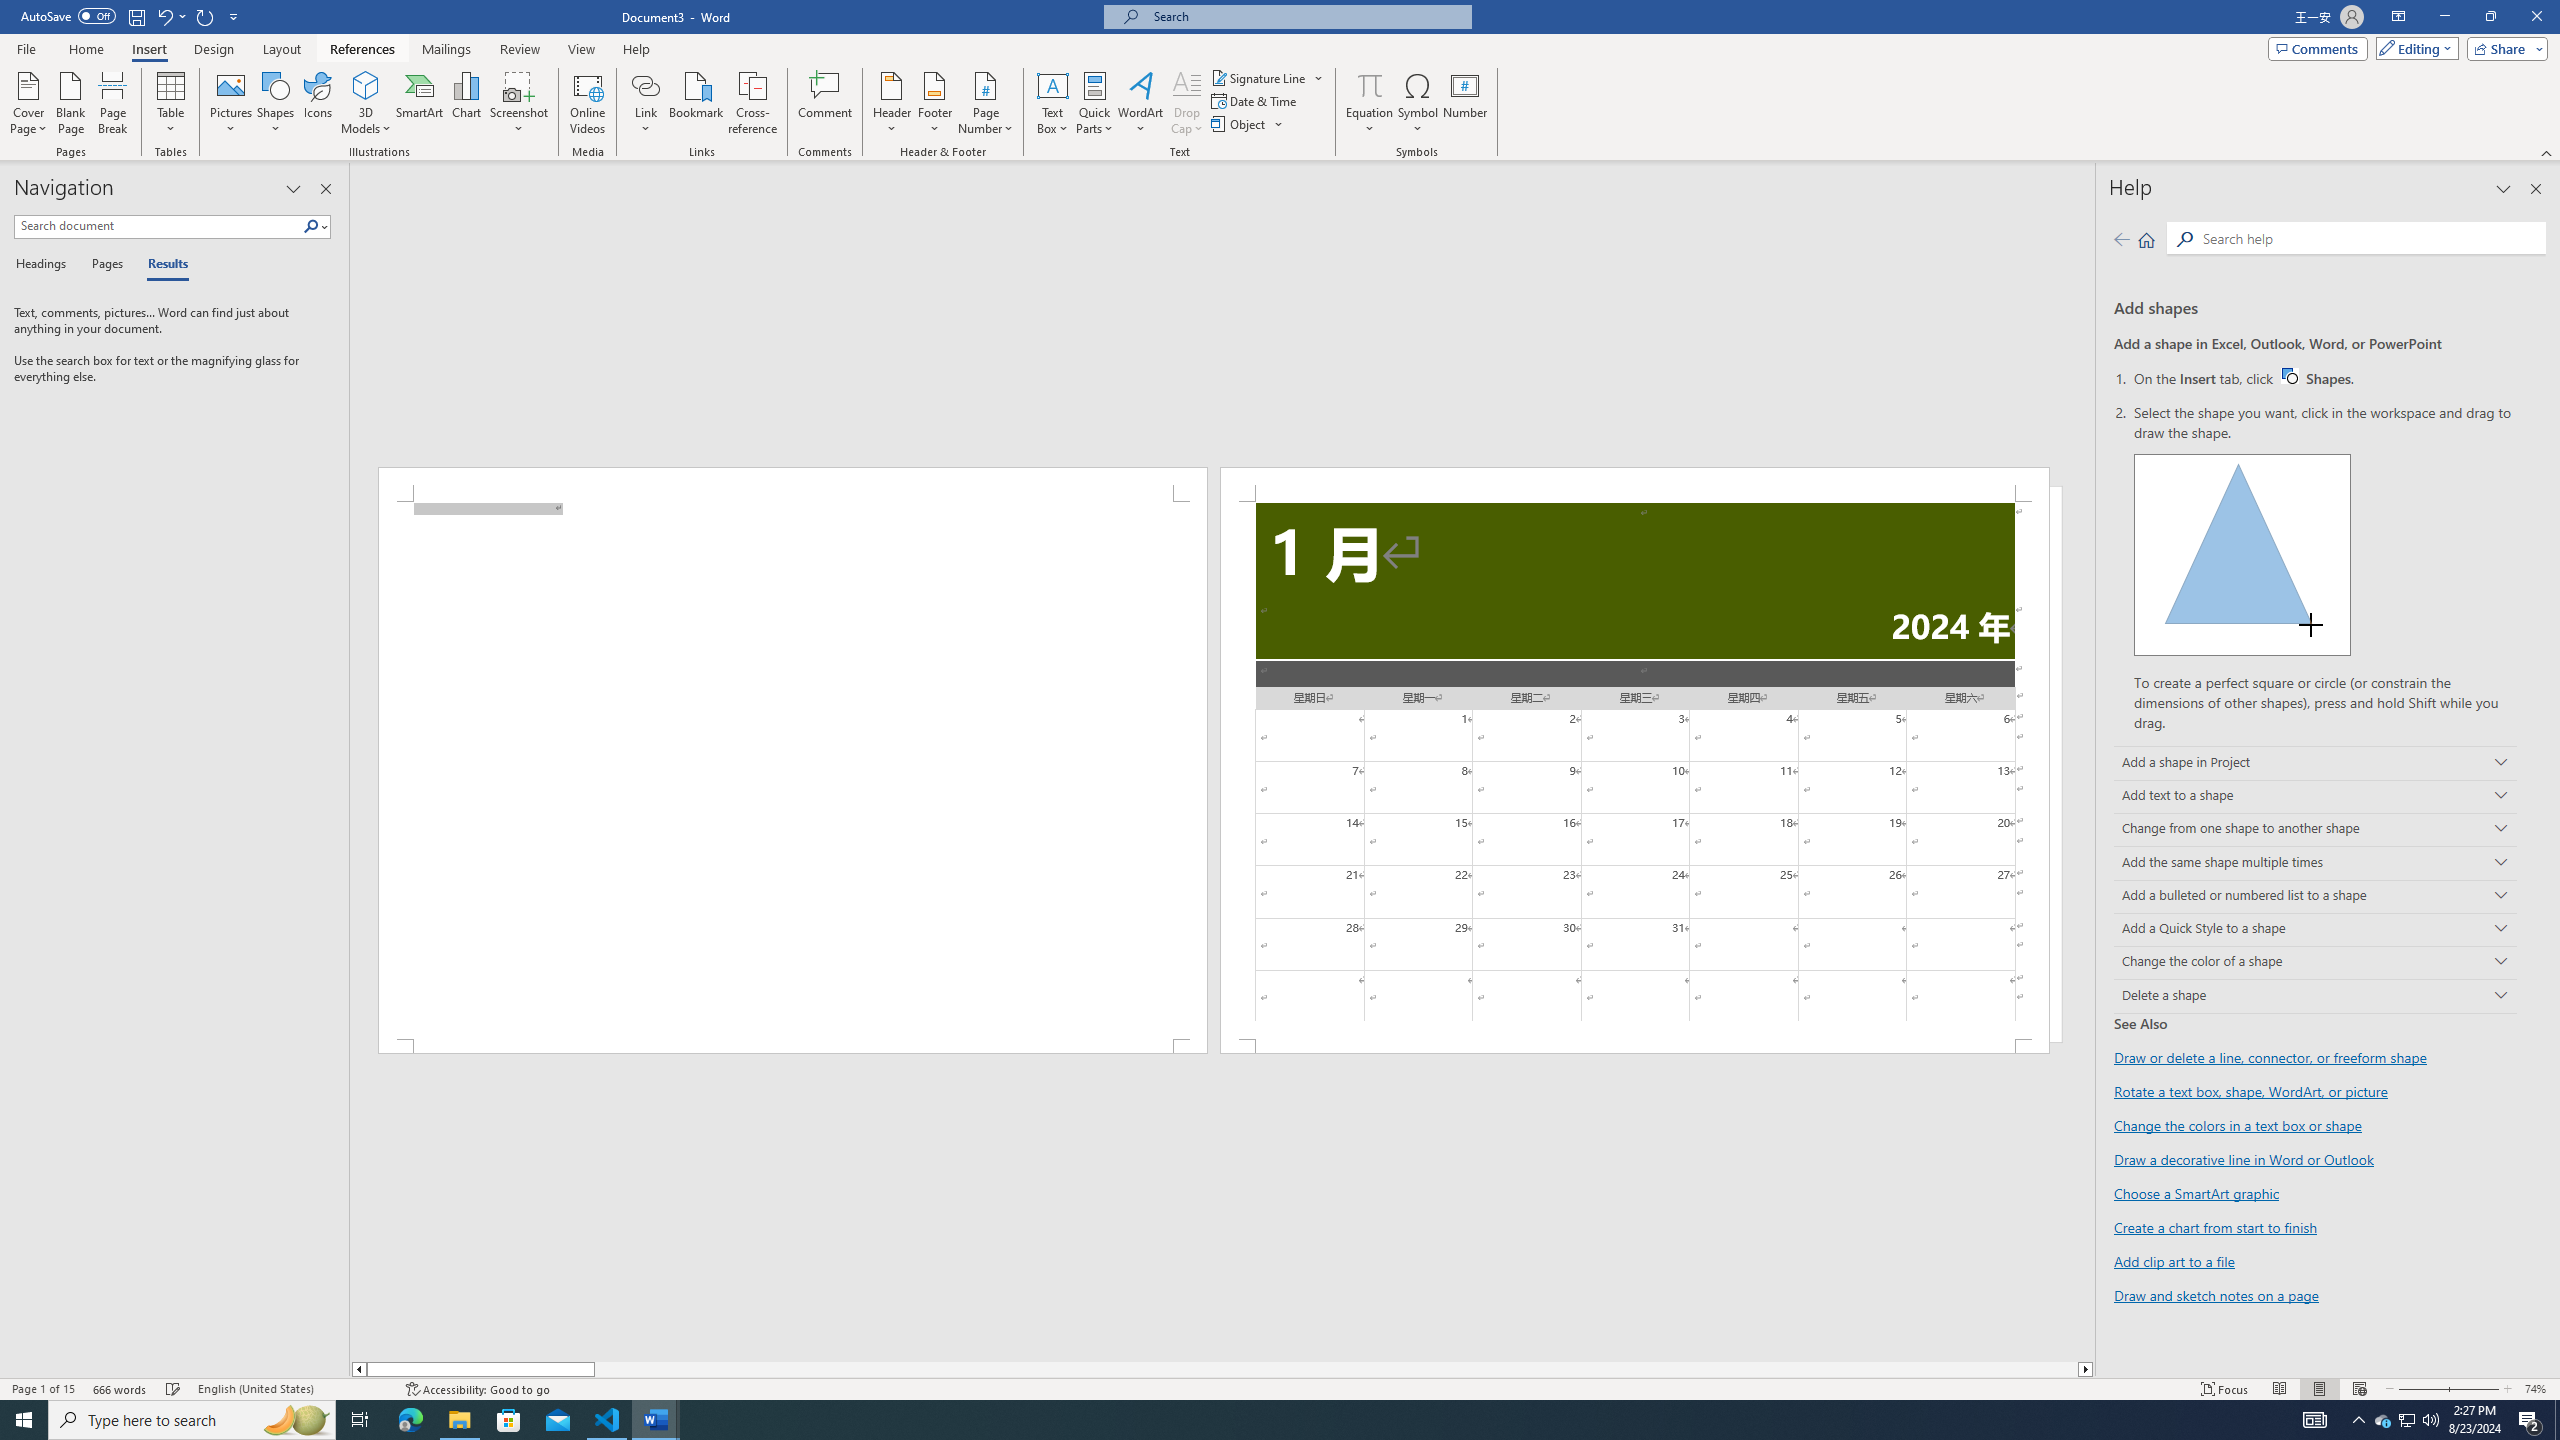  I want to click on 'Previous page', so click(2121, 238).